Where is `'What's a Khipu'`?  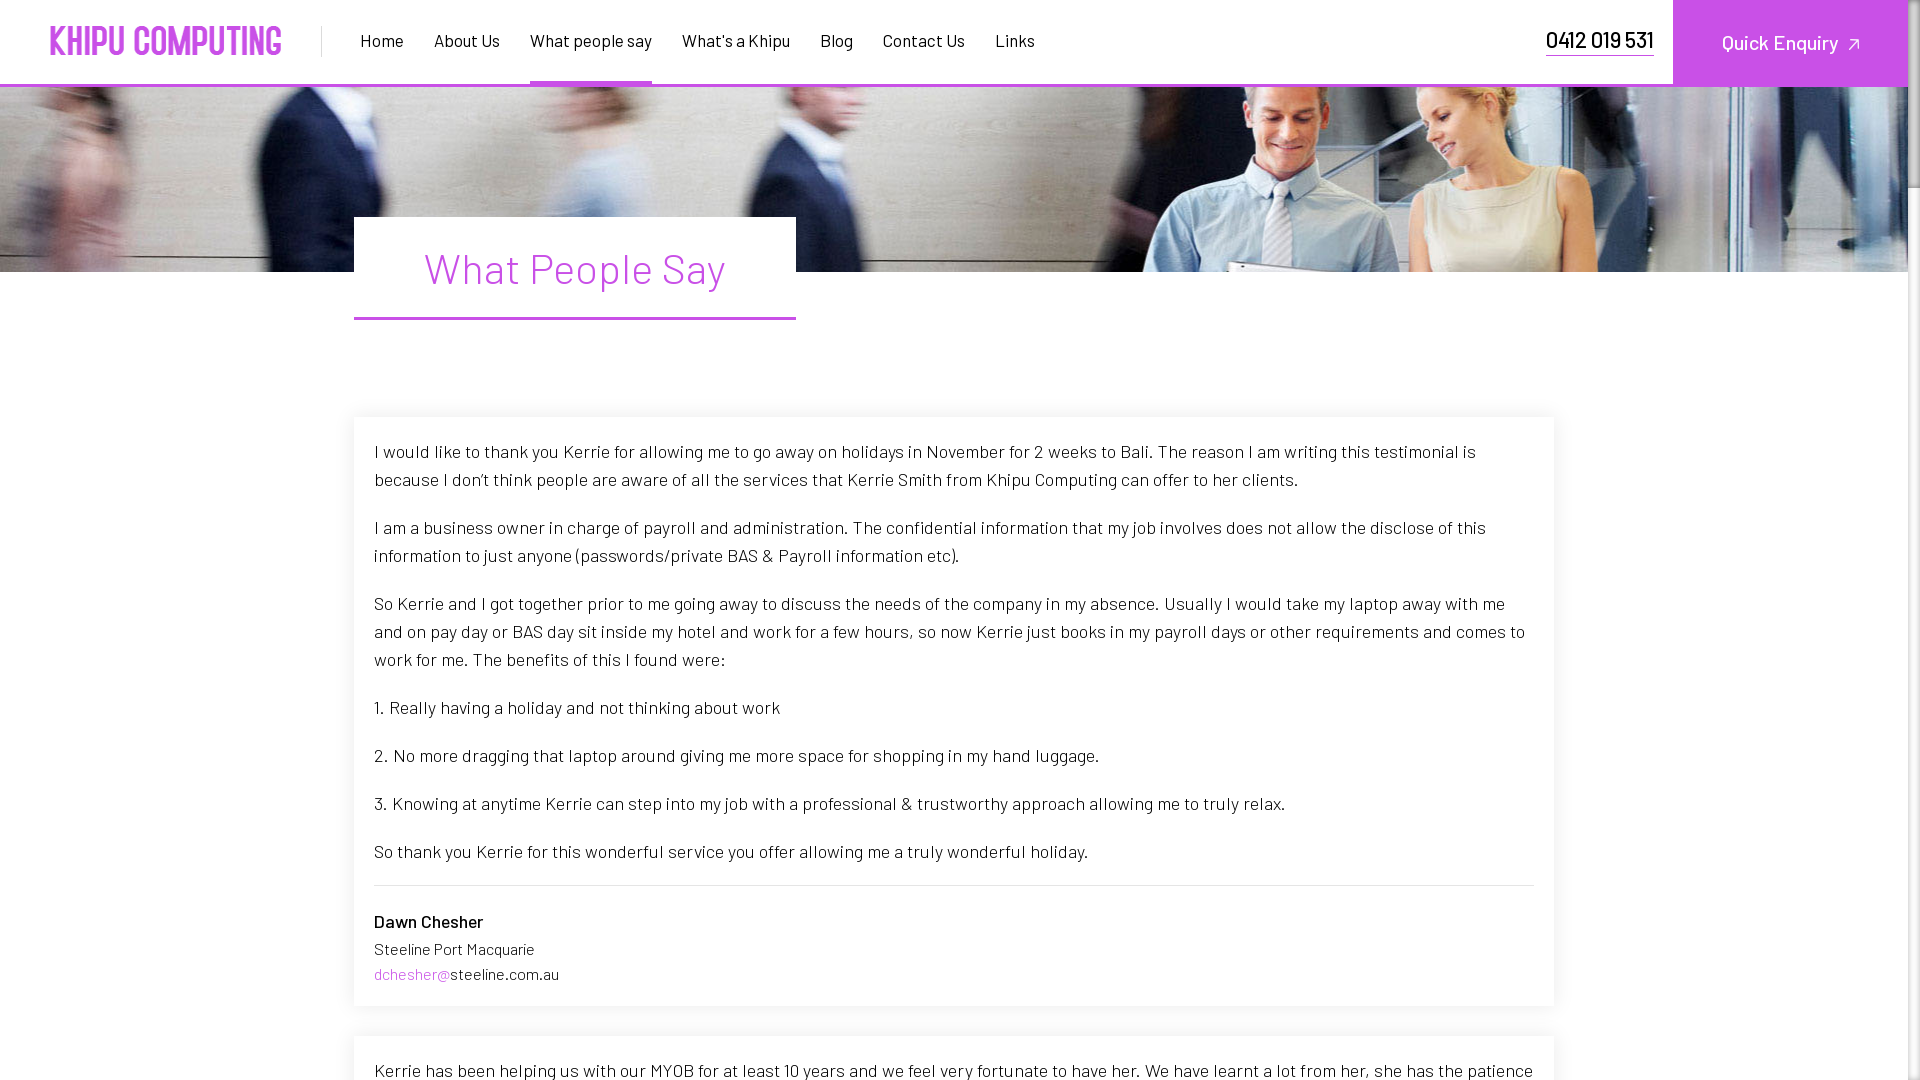
'What's a Khipu' is located at coordinates (734, 39).